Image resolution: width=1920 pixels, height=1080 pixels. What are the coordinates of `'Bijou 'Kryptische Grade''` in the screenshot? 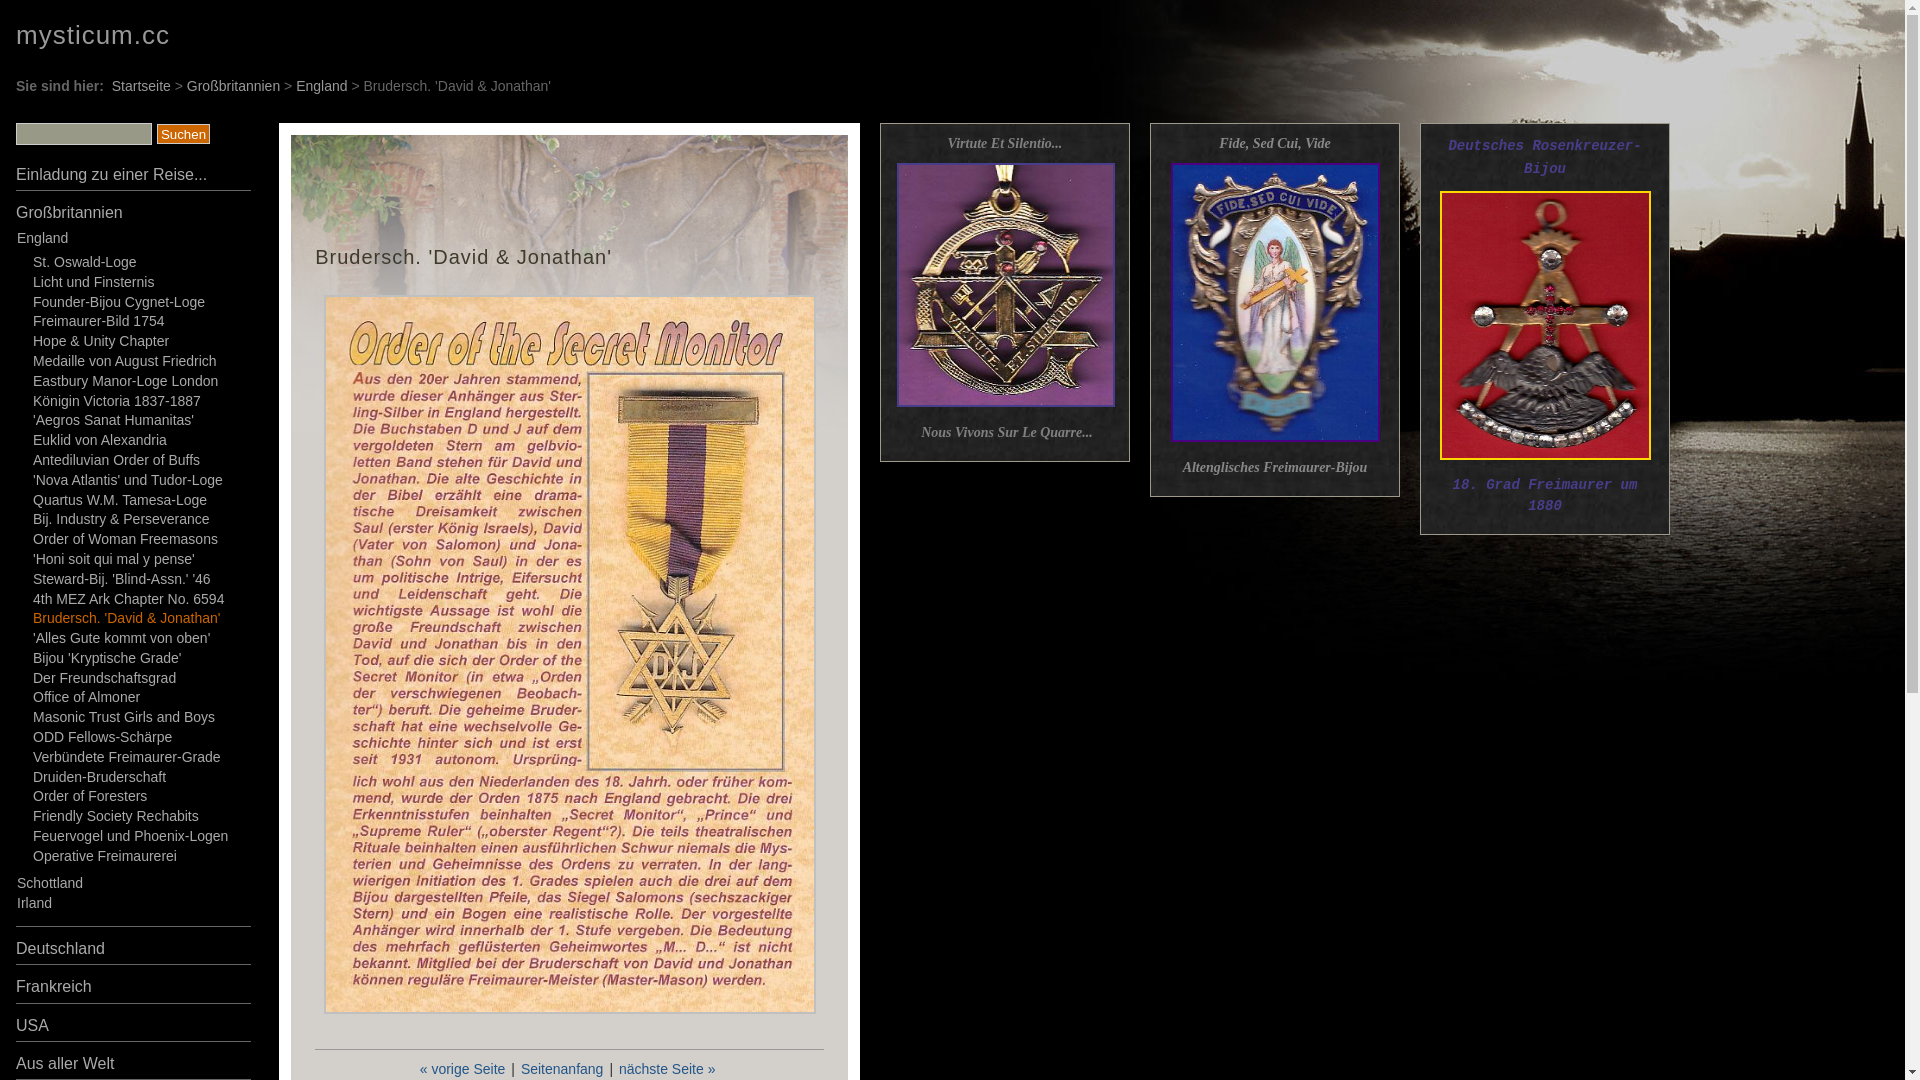 It's located at (106, 658).